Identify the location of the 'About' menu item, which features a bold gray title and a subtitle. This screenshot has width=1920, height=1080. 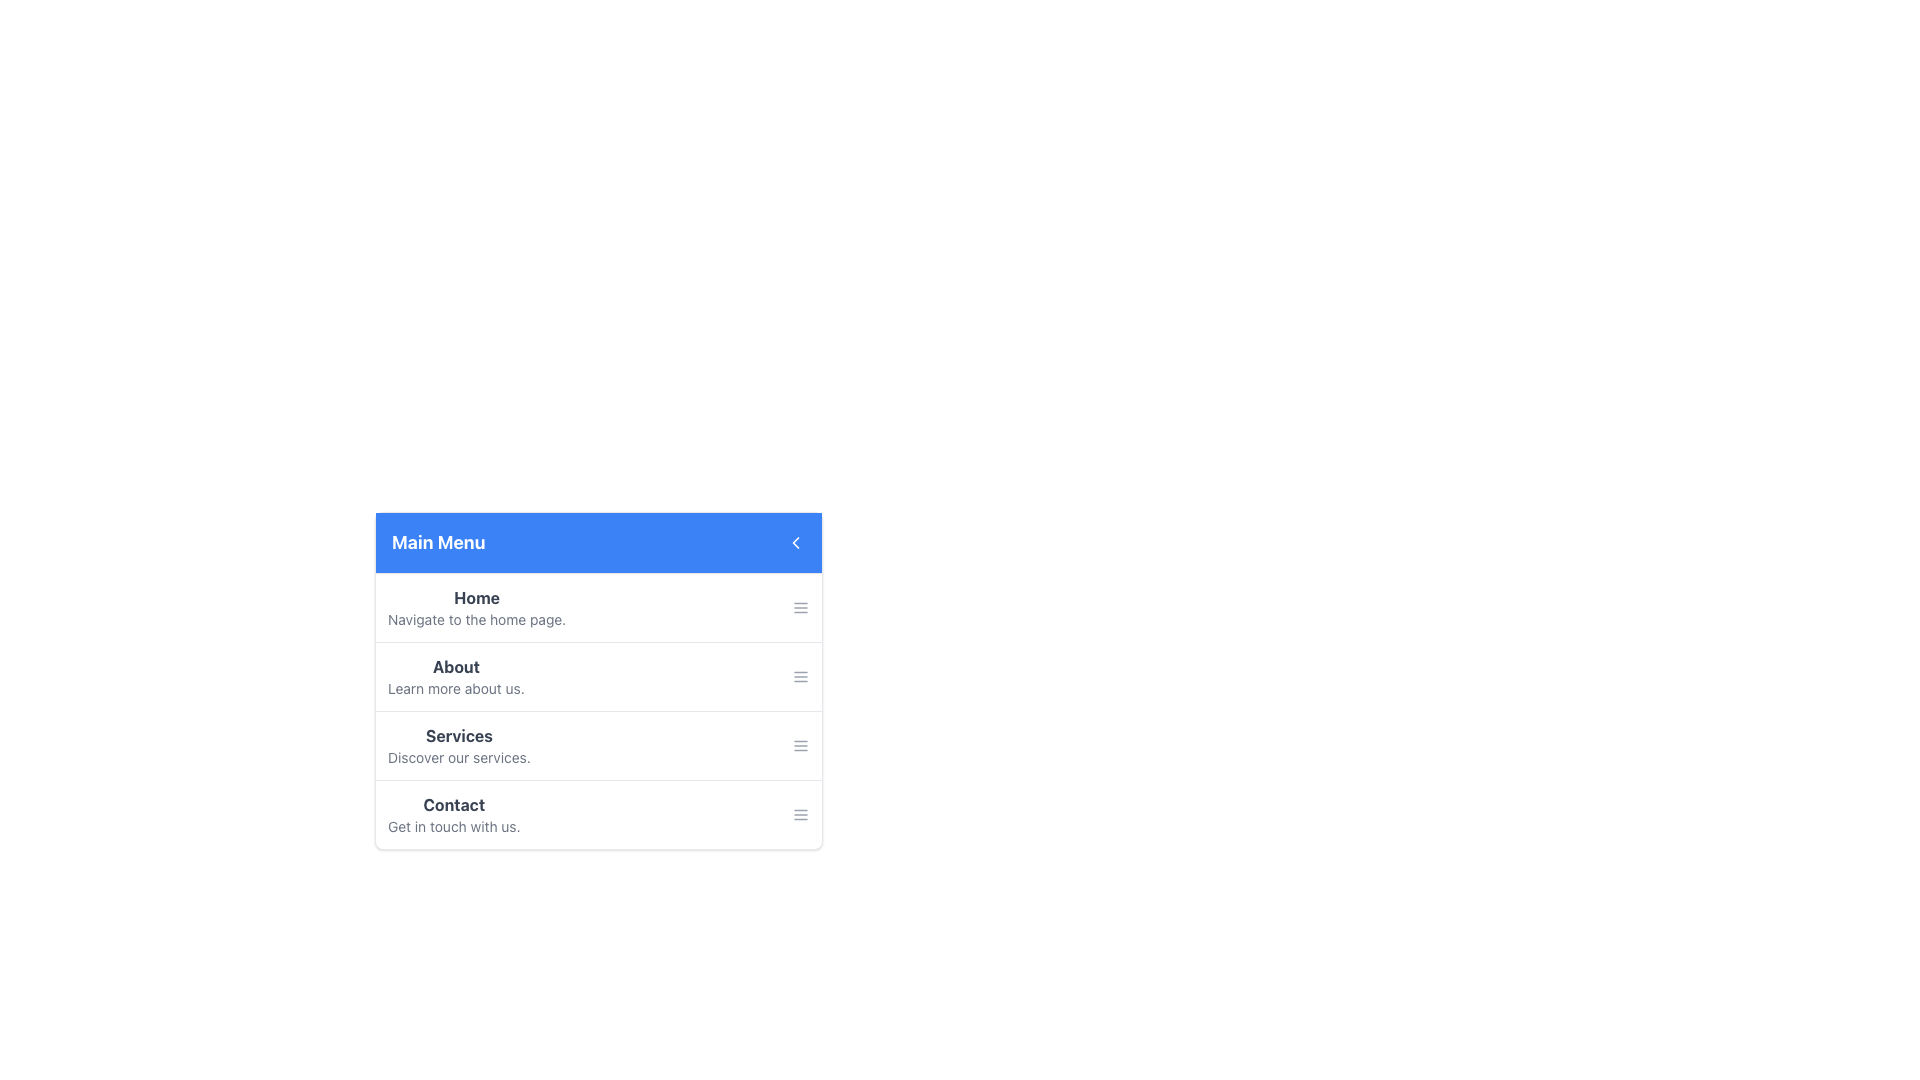
(598, 675).